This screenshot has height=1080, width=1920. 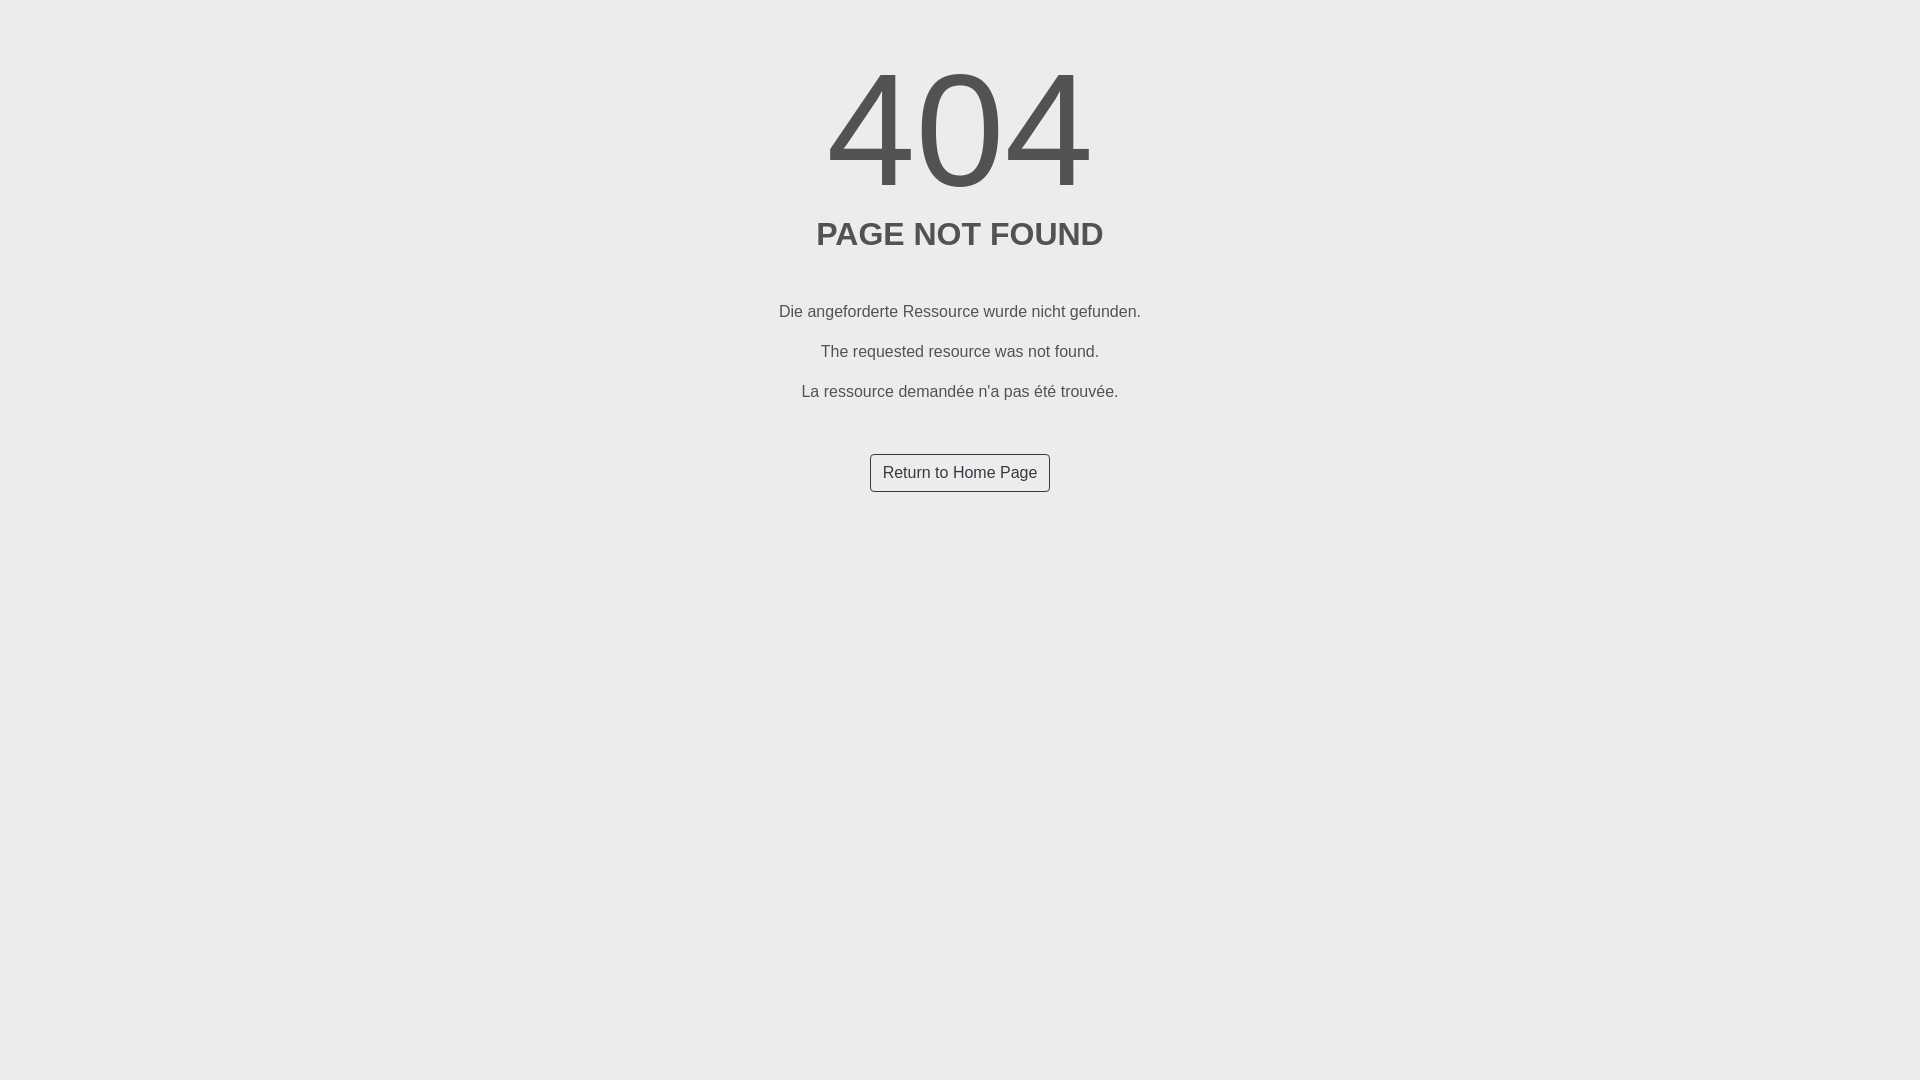 What do you see at coordinates (960, 473) in the screenshot?
I see `'Return to Home Page'` at bounding box center [960, 473].